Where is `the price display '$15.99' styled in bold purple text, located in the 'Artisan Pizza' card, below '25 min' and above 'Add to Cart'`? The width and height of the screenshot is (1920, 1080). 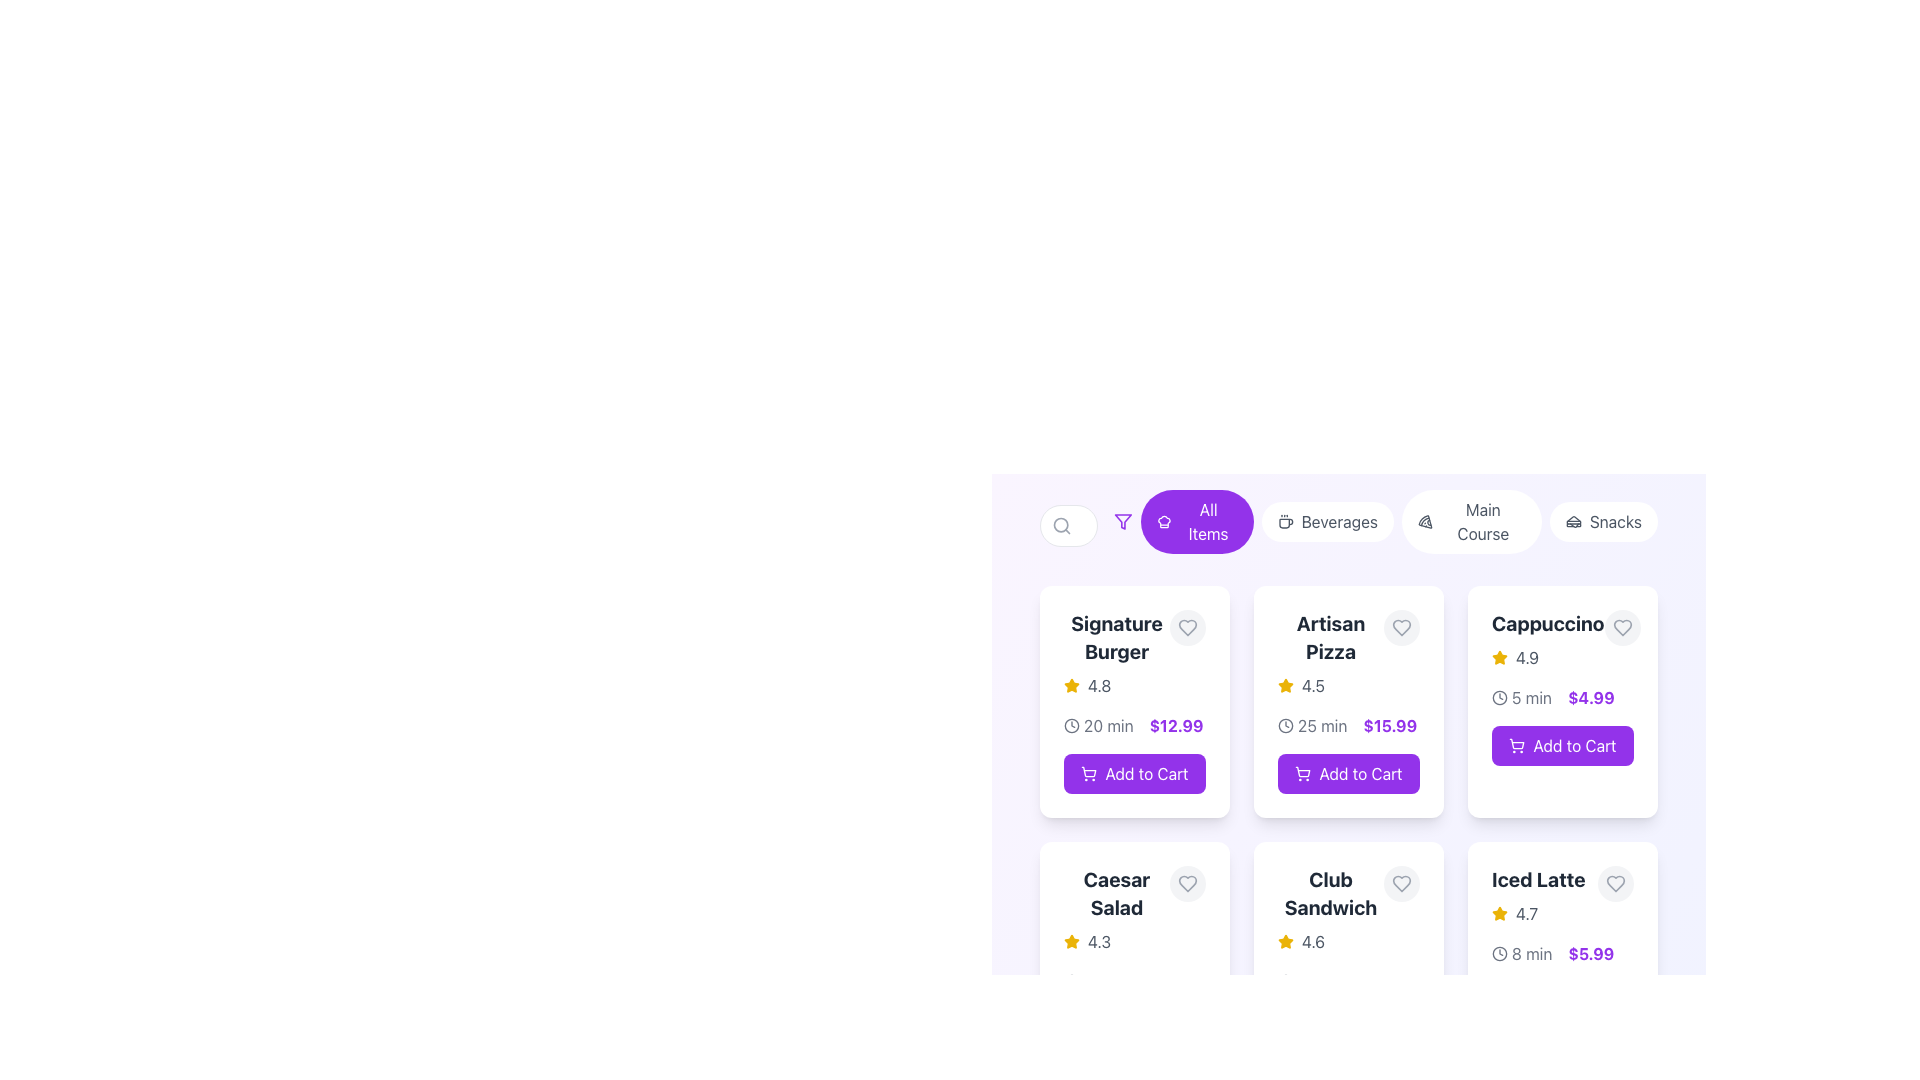 the price display '$15.99' styled in bold purple text, located in the 'Artisan Pizza' card, below '25 min' and above 'Add to Cart' is located at coordinates (1389, 725).